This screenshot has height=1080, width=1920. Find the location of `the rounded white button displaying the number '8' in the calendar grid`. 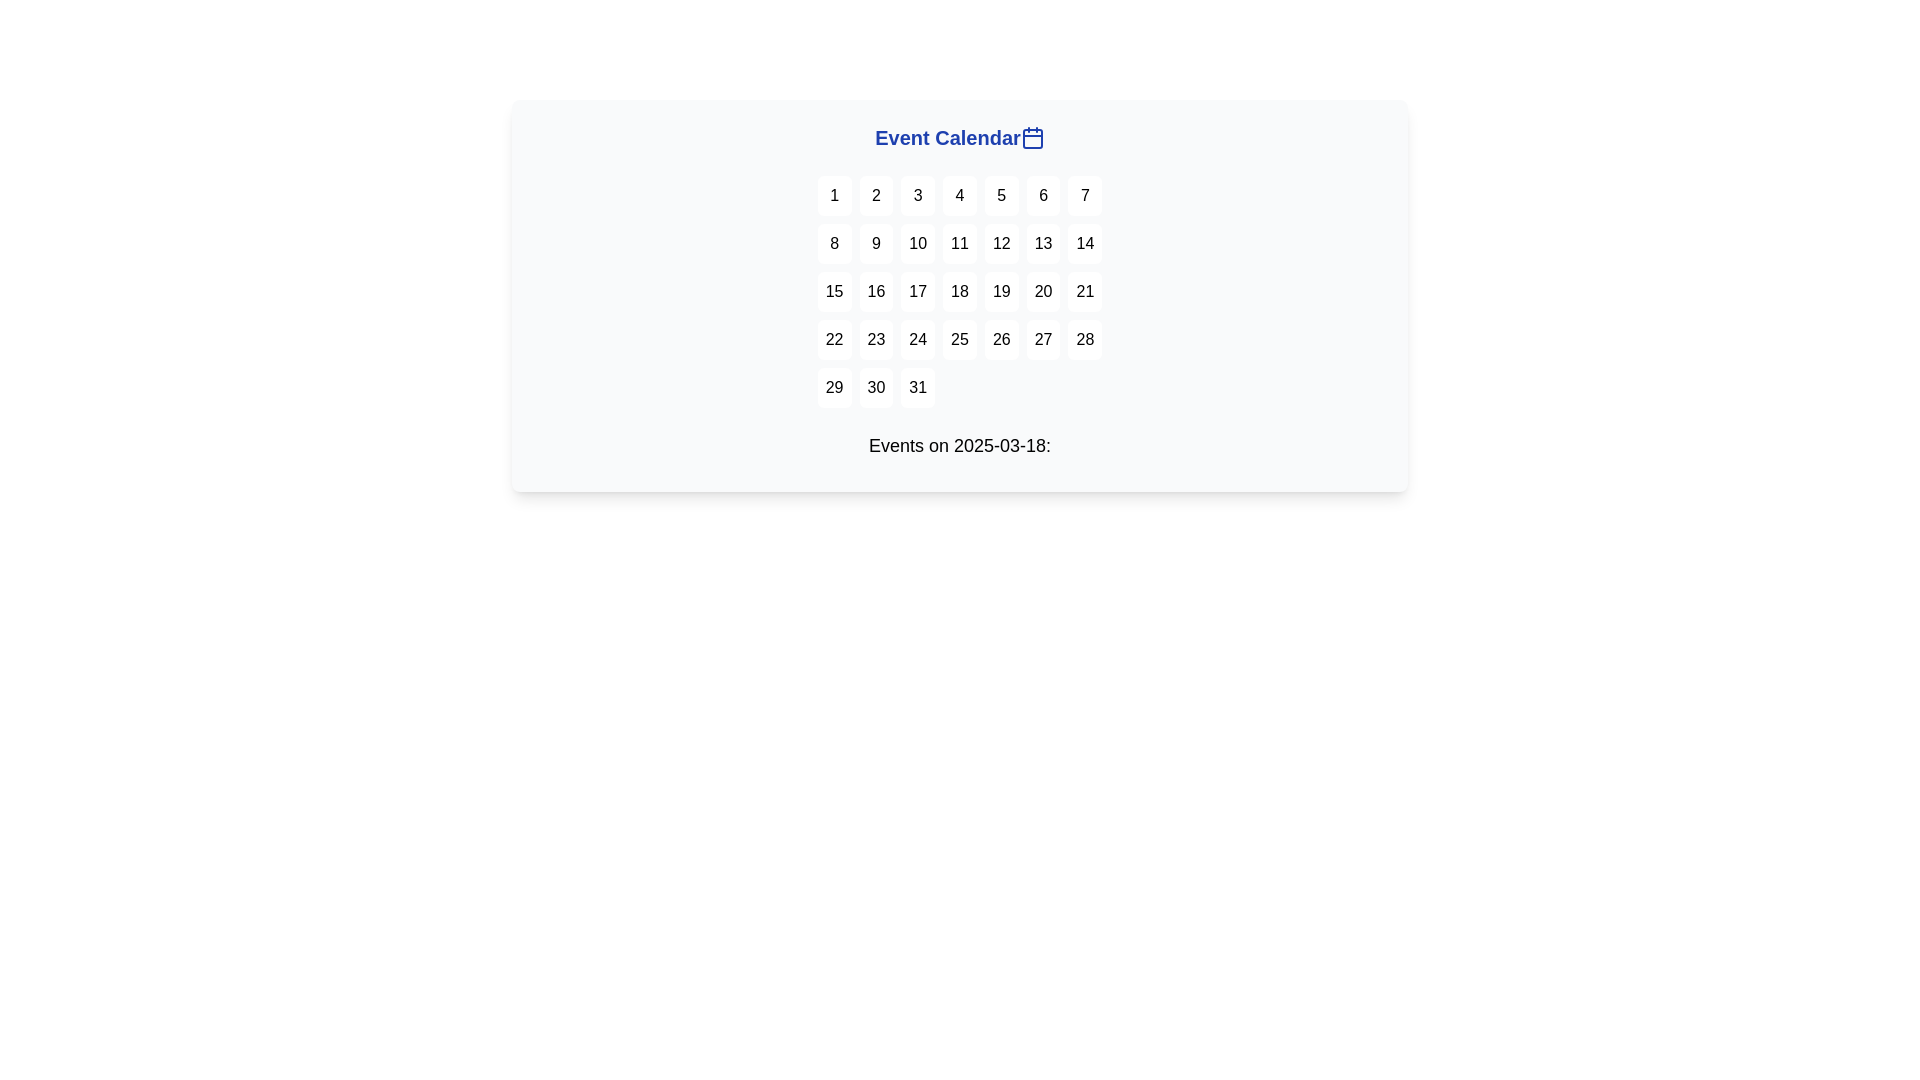

the rounded white button displaying the number '8' in the calendar grid is located at coordinates (834, 242).